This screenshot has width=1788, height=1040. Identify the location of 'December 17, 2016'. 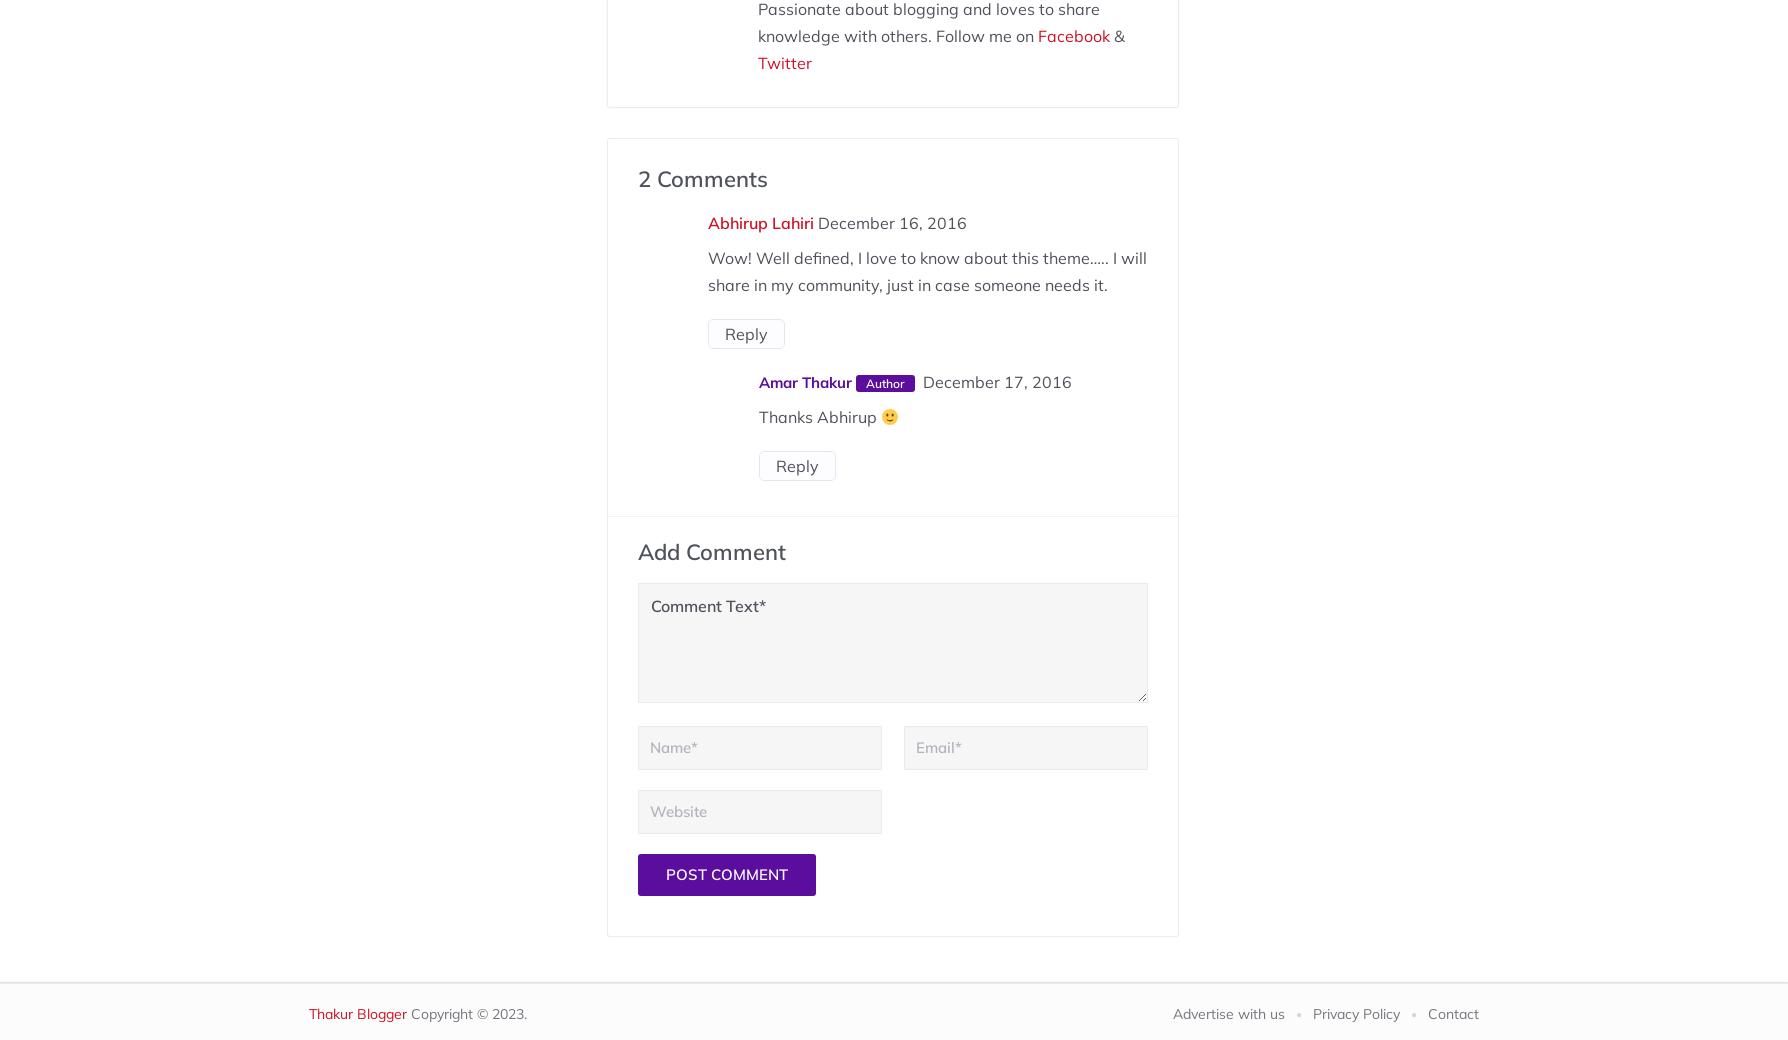
(996, 380).